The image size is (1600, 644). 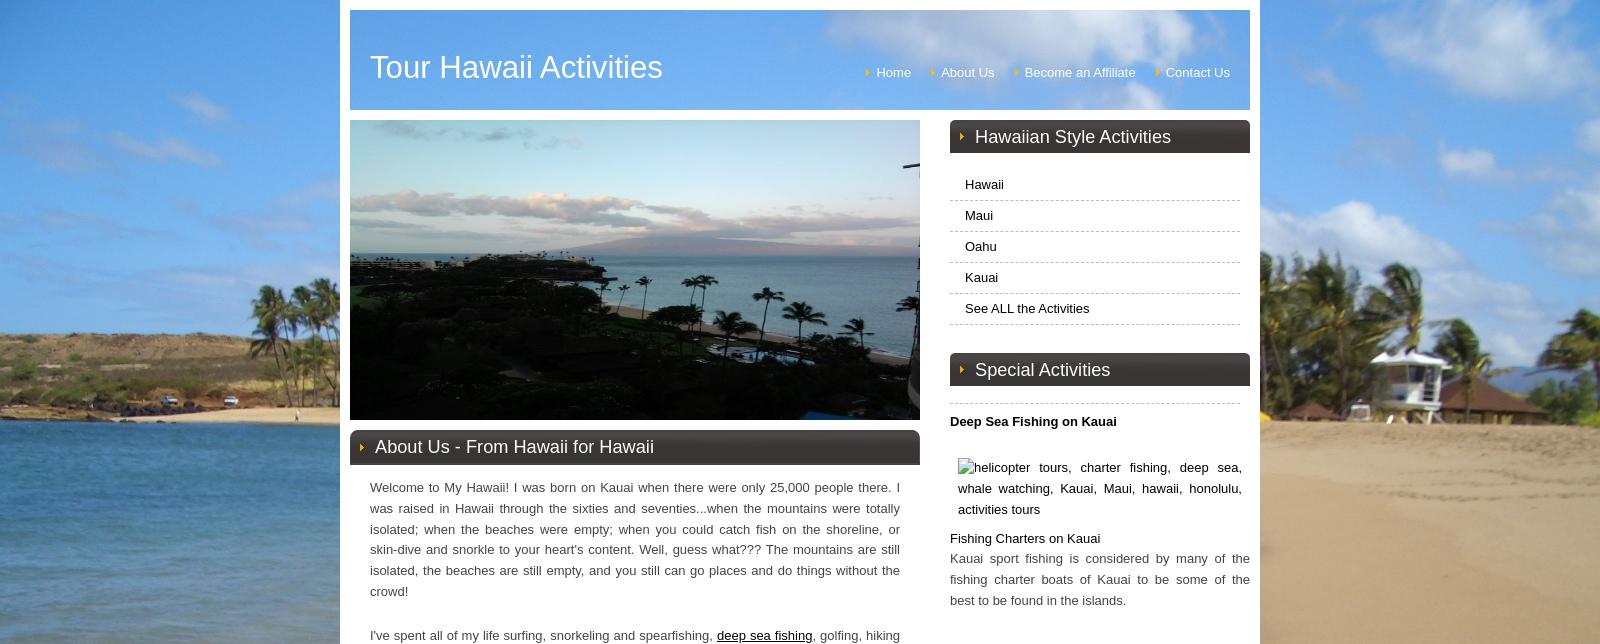 I want to click on 'Kauai', so click(x=980, y=276).